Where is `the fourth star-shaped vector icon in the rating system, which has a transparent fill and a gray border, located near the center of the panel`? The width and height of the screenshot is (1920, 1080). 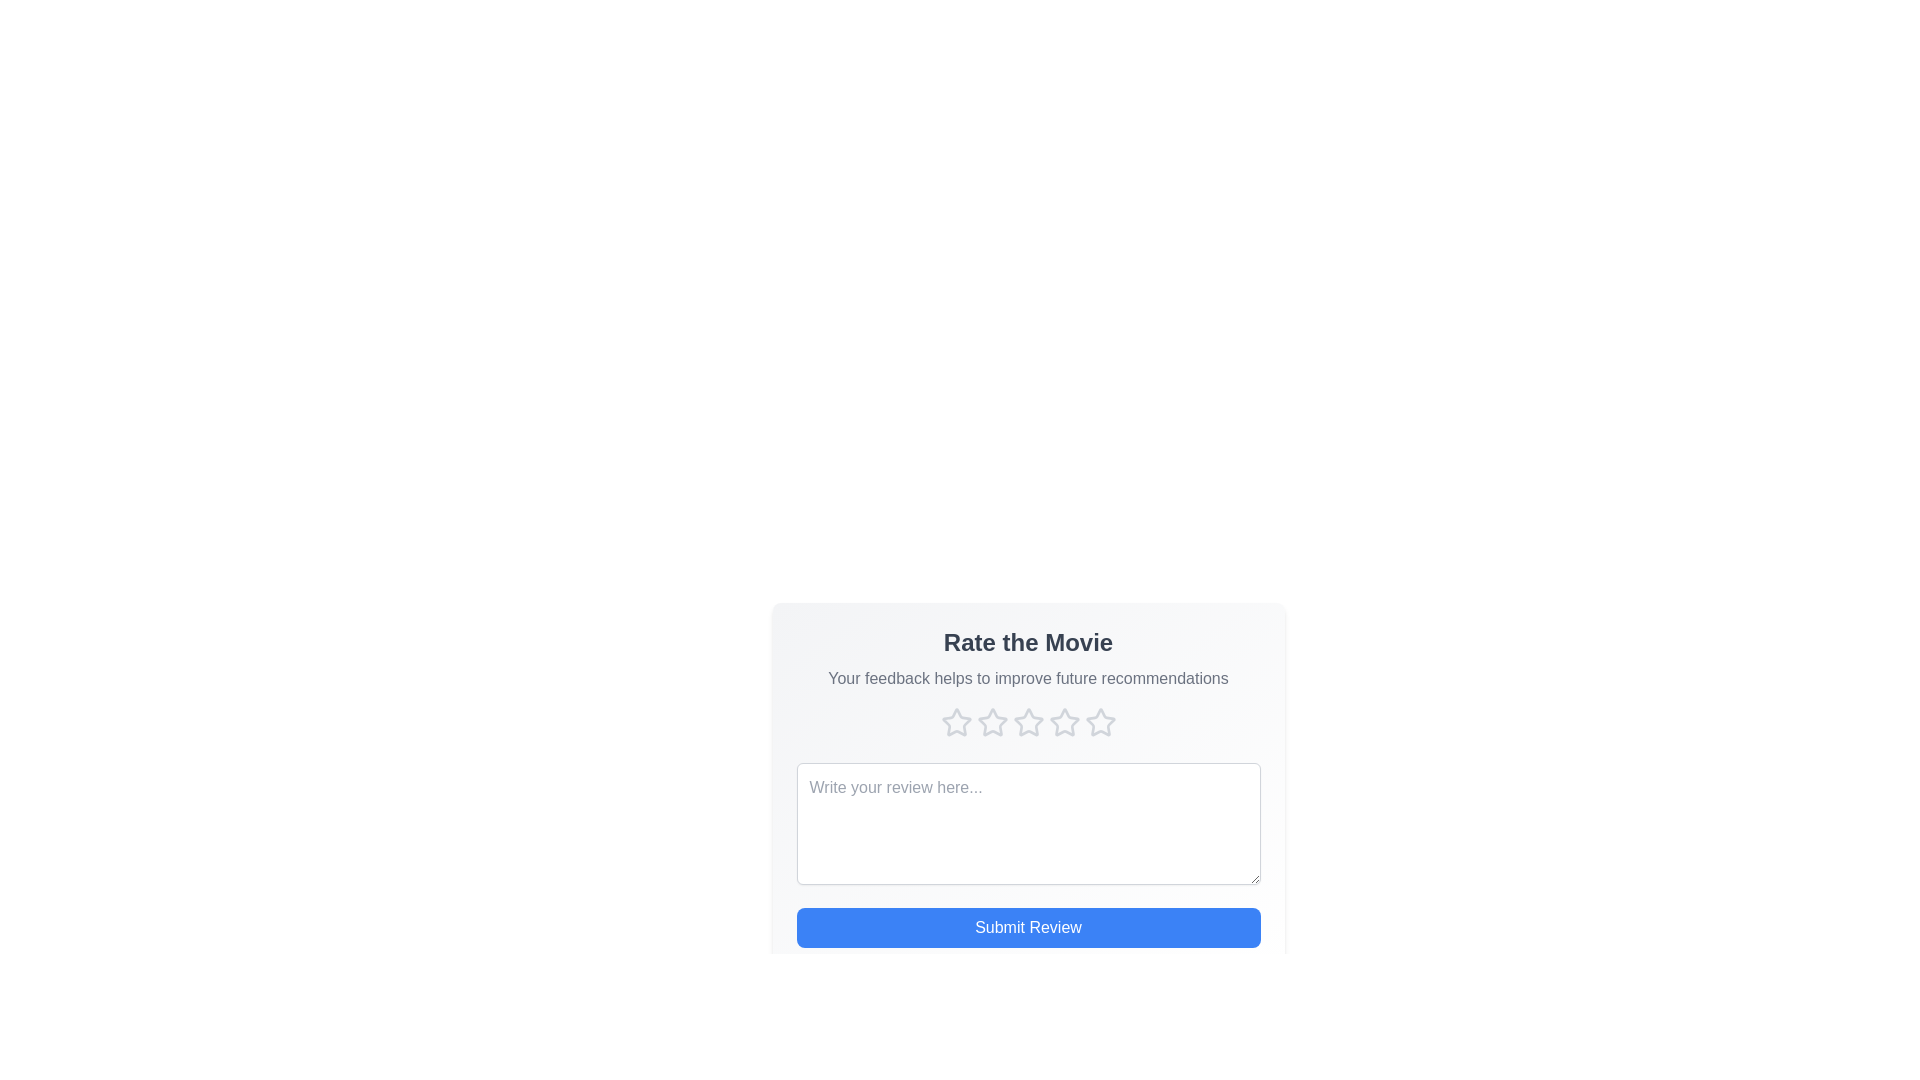
the fourth star-shaped vector icon in the rating system, which has a transparent fill and a gray border, located near the center of the panel is located at coordinates (1063, 722).